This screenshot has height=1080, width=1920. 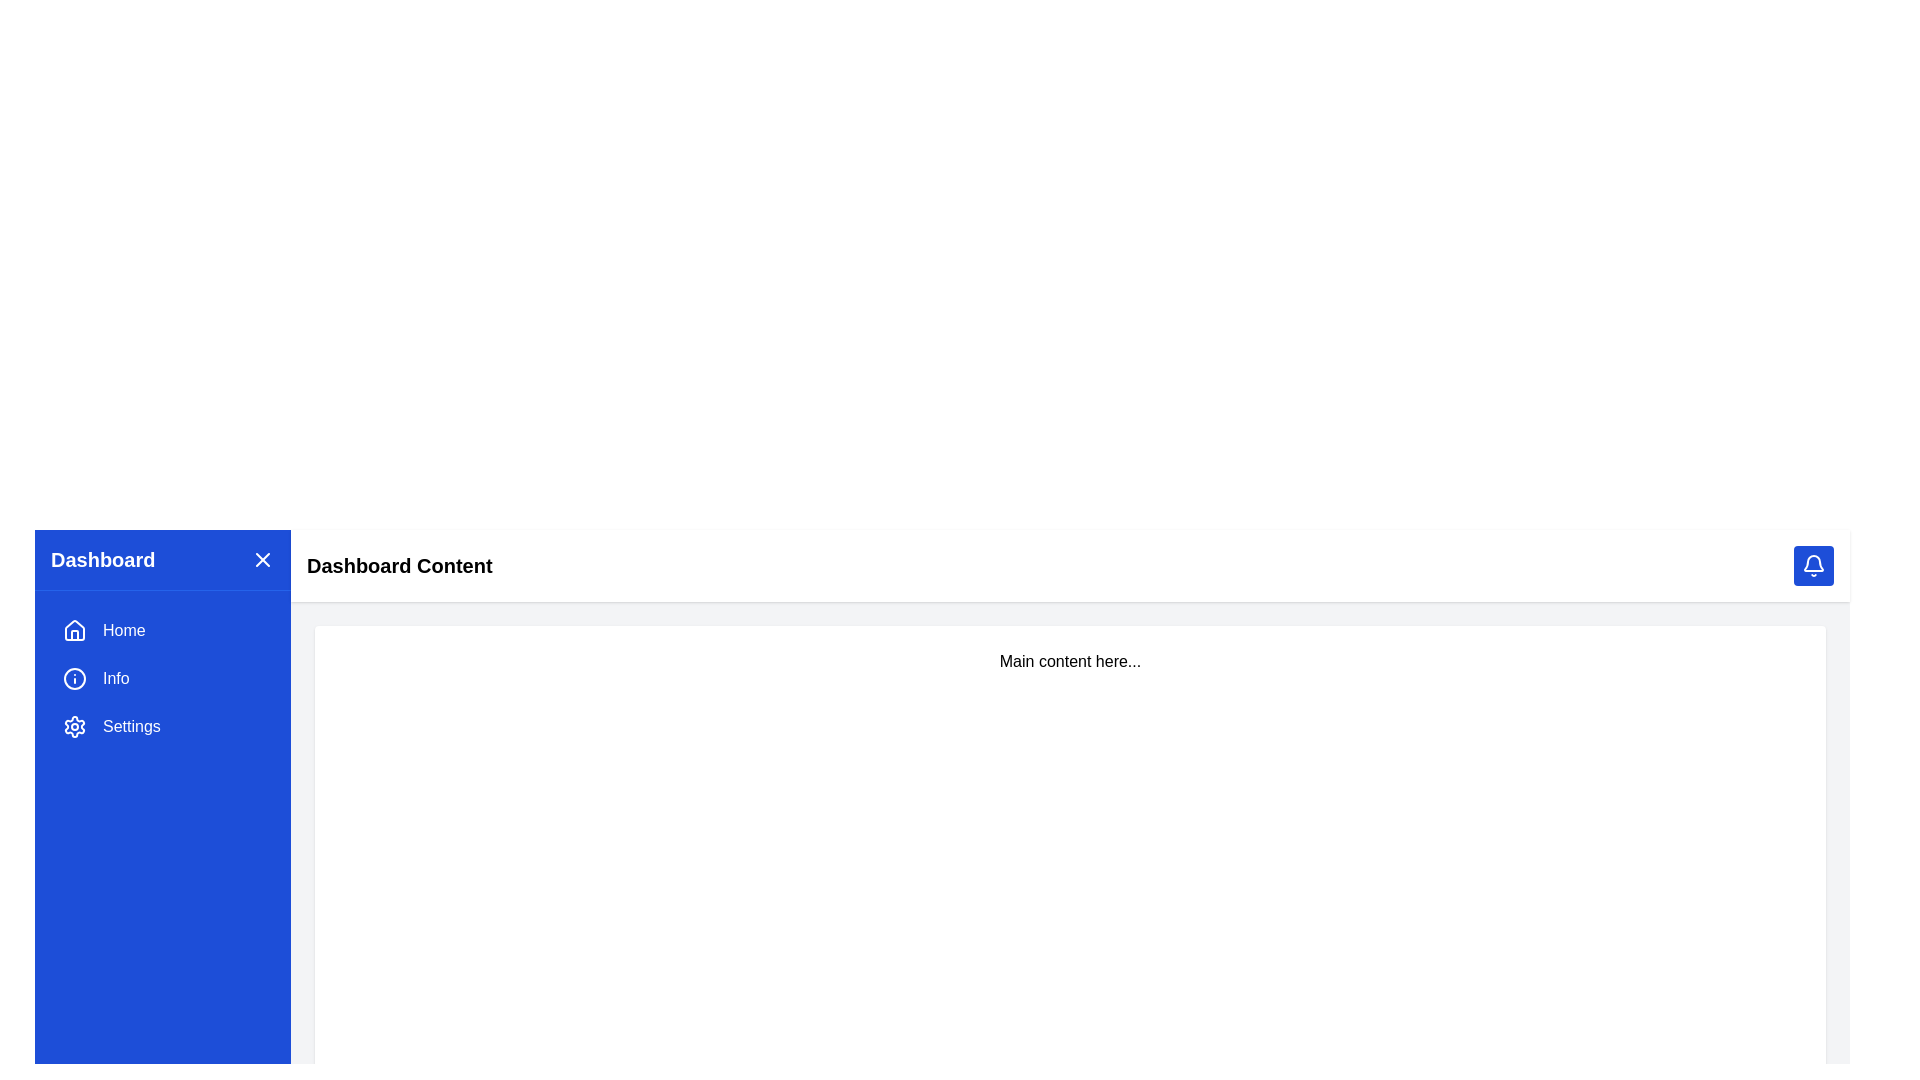 What do you see at coordinates (399, 566) in the screenshot?
I see `the text label located in the white bar at the top section of the interface, which serves as a header or title indicating the current section or page content` at bounding box center [399, 566].